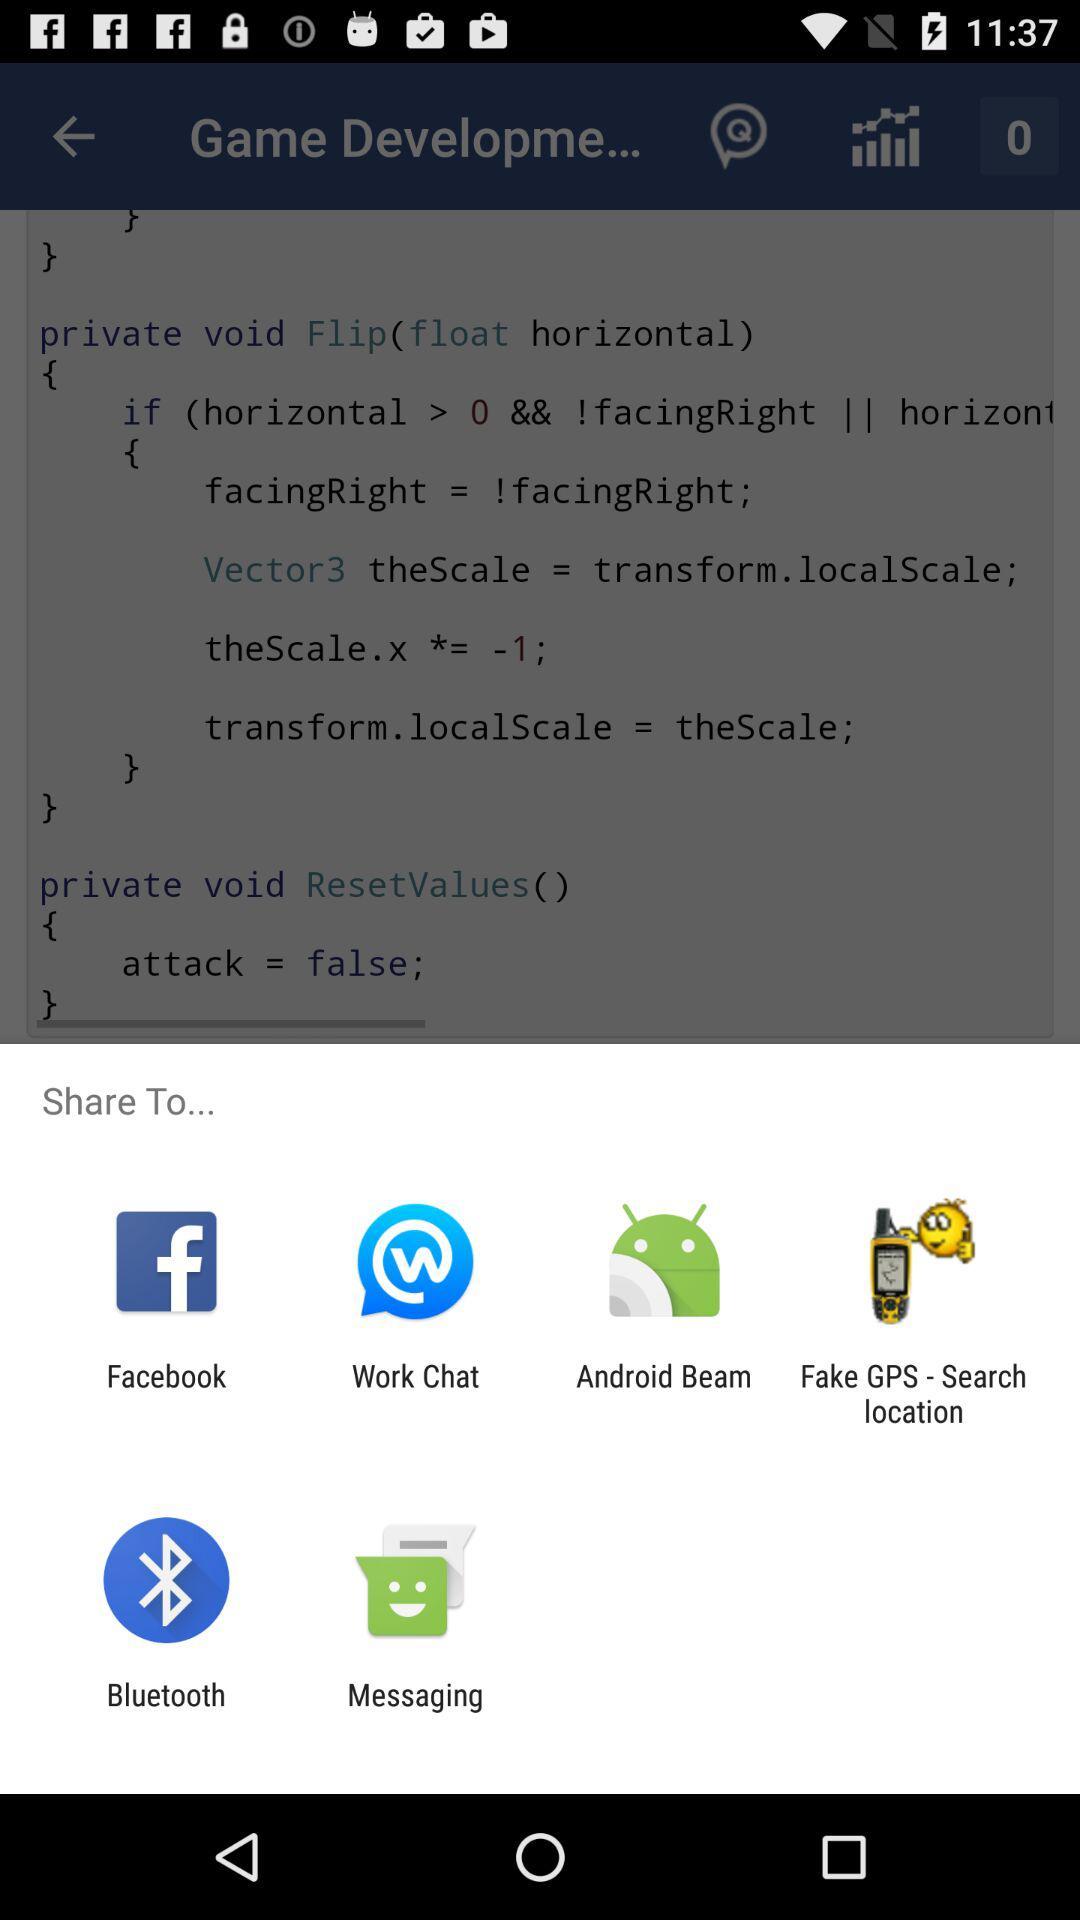 Image resolution: width=1080 pixels, height=1920 pixels. What do you see at coordinates (913, 1392) in the screenshot?
I see `the fake gps search item` at bounding box center [913, 1392].